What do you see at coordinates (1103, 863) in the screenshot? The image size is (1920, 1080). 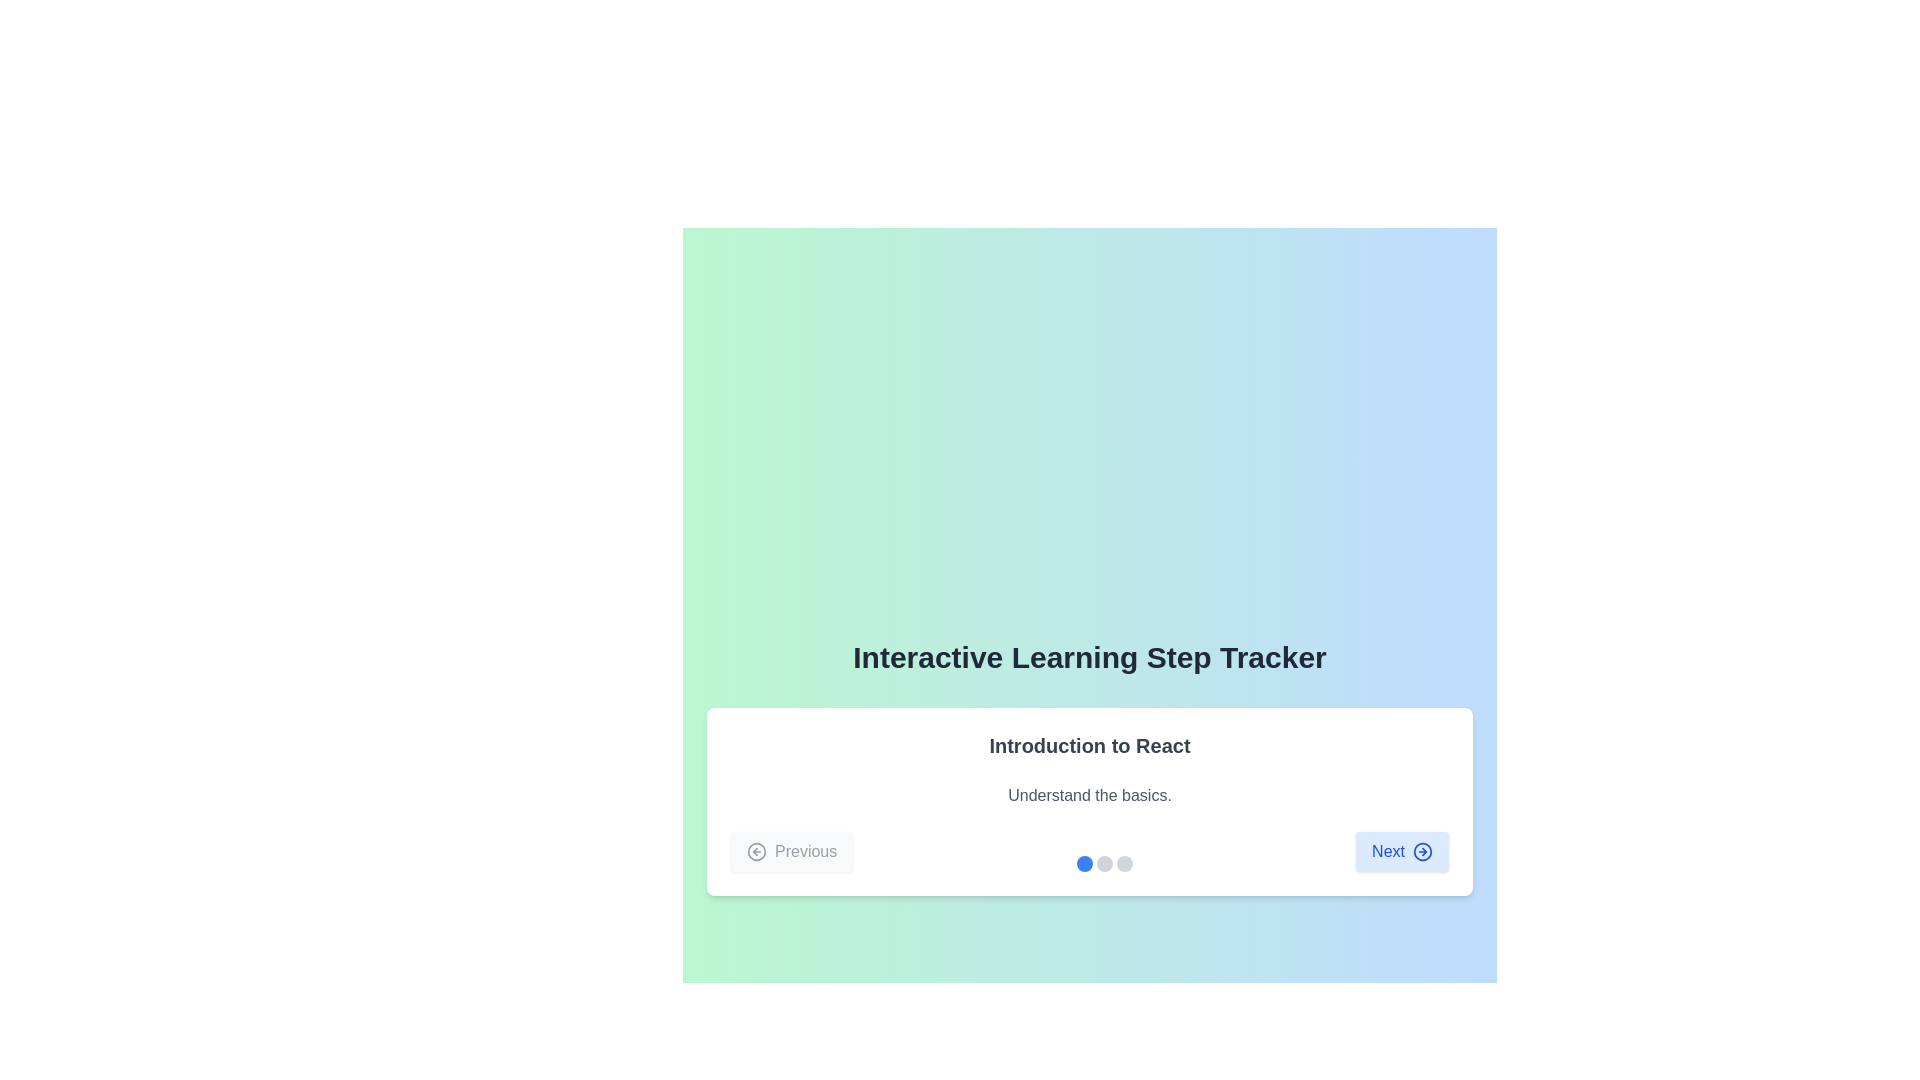 I see `the second circle in the series of three horizontally arranged circles that serve as a progress indicator at the center-bottom area of the card-like structure` at bounding box center [1103, 863].